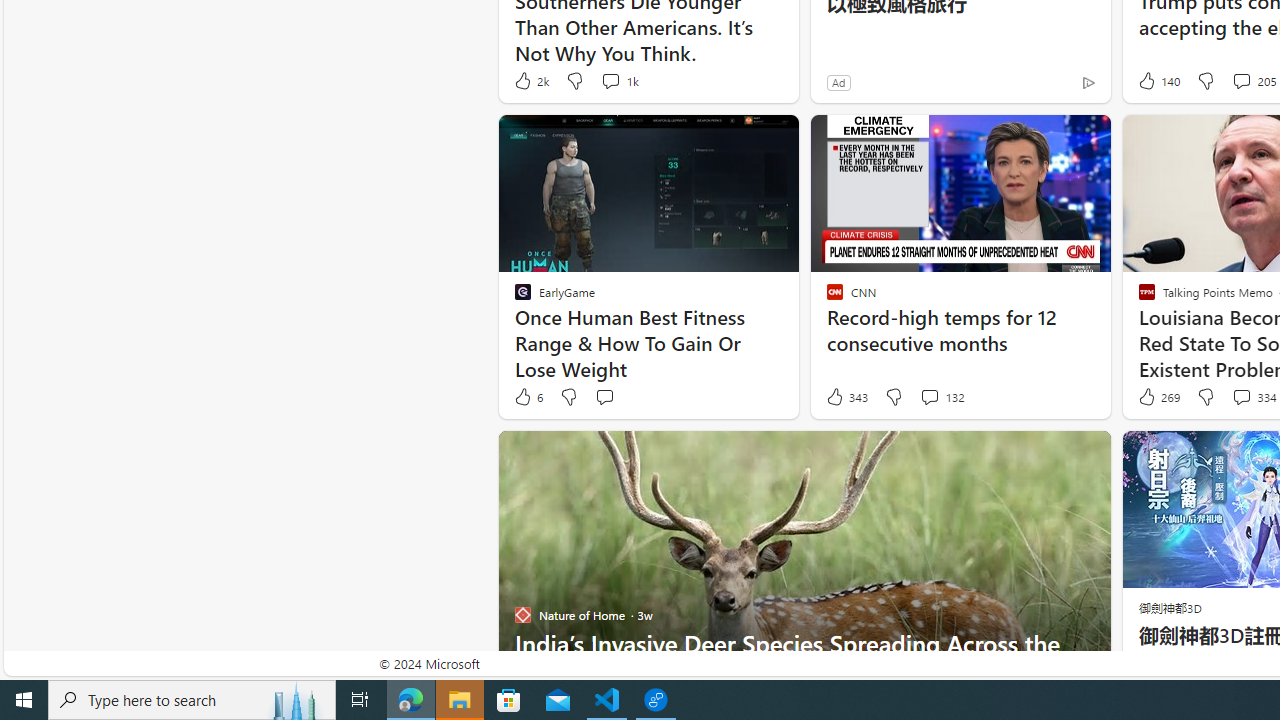 The image size is (1280, 720). I want to click on '2k Like', so click(530, 80).